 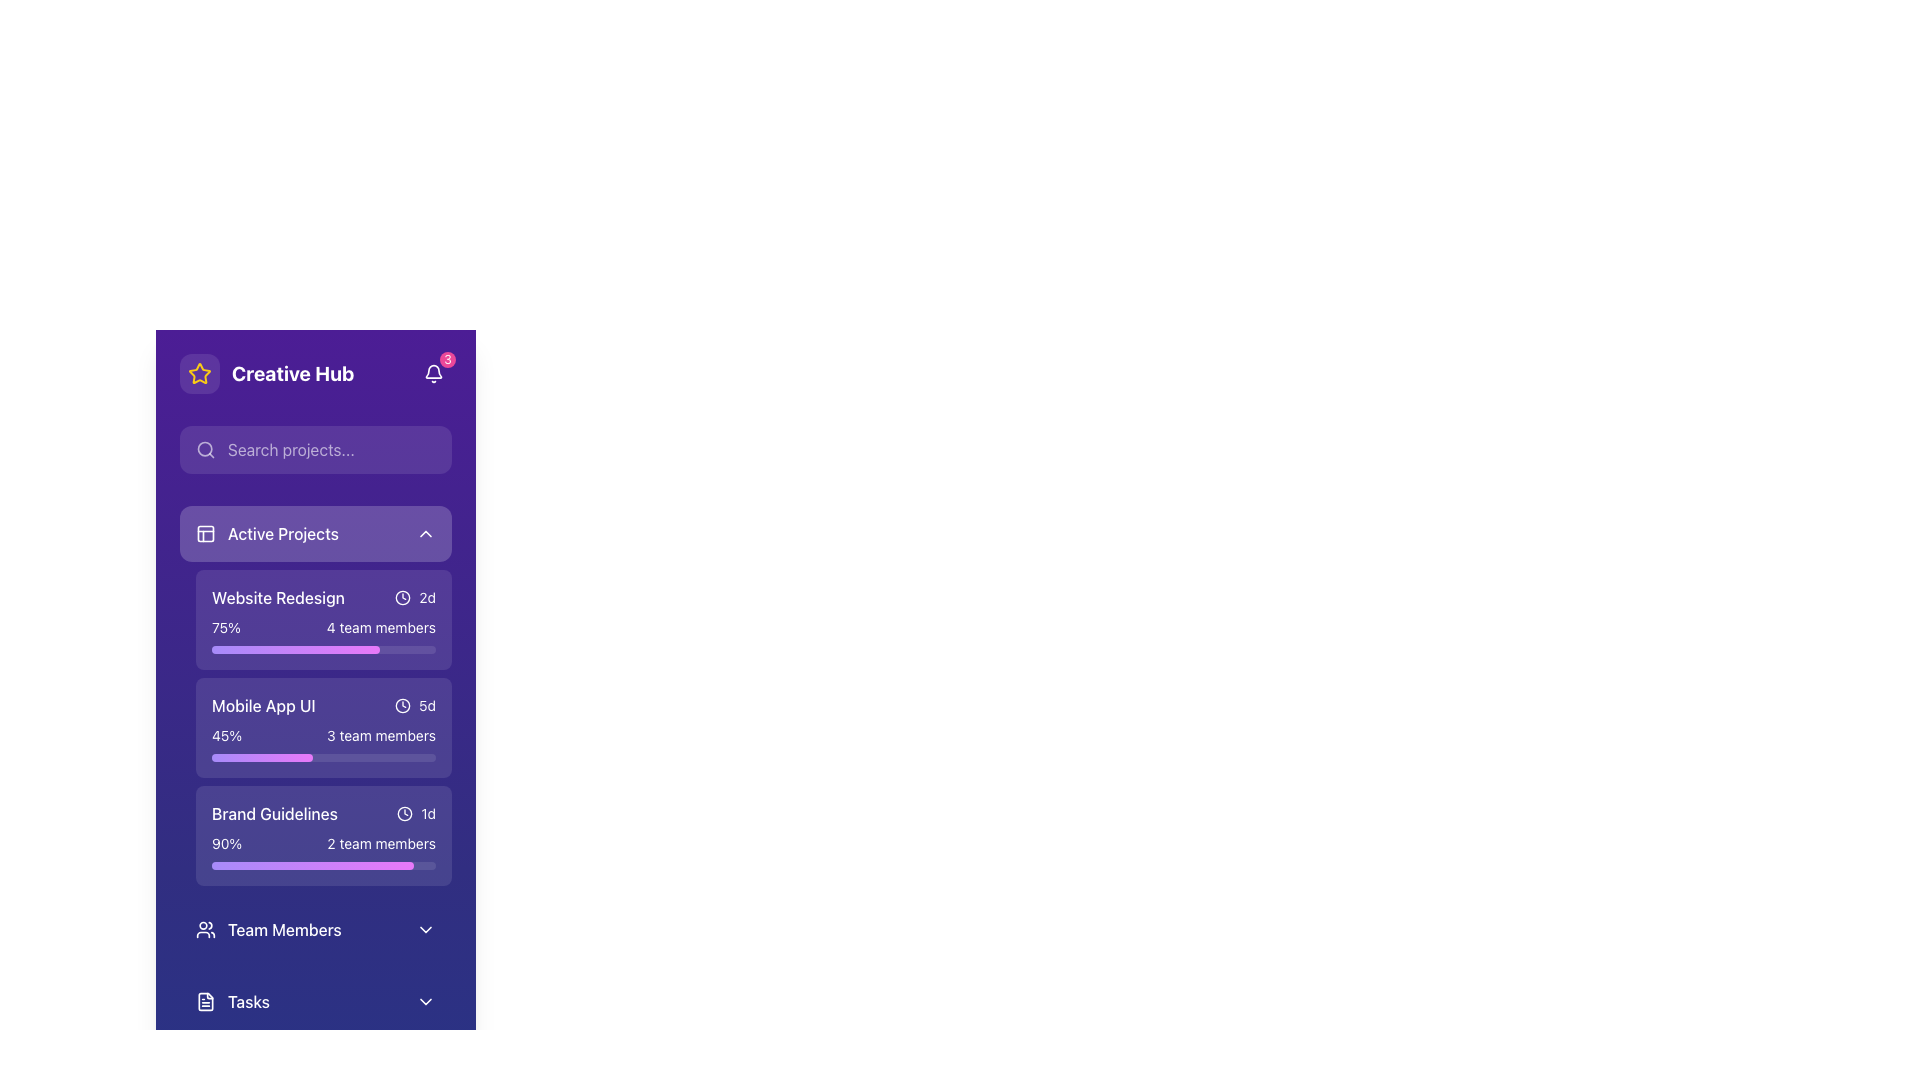 I want to click on the non-interactive label displaying information about the number of team members associated with the 'Mobile App UI' project, positioned to the right of the '45%' text within the 'Active Projects' section, so click(x=381, y=736).